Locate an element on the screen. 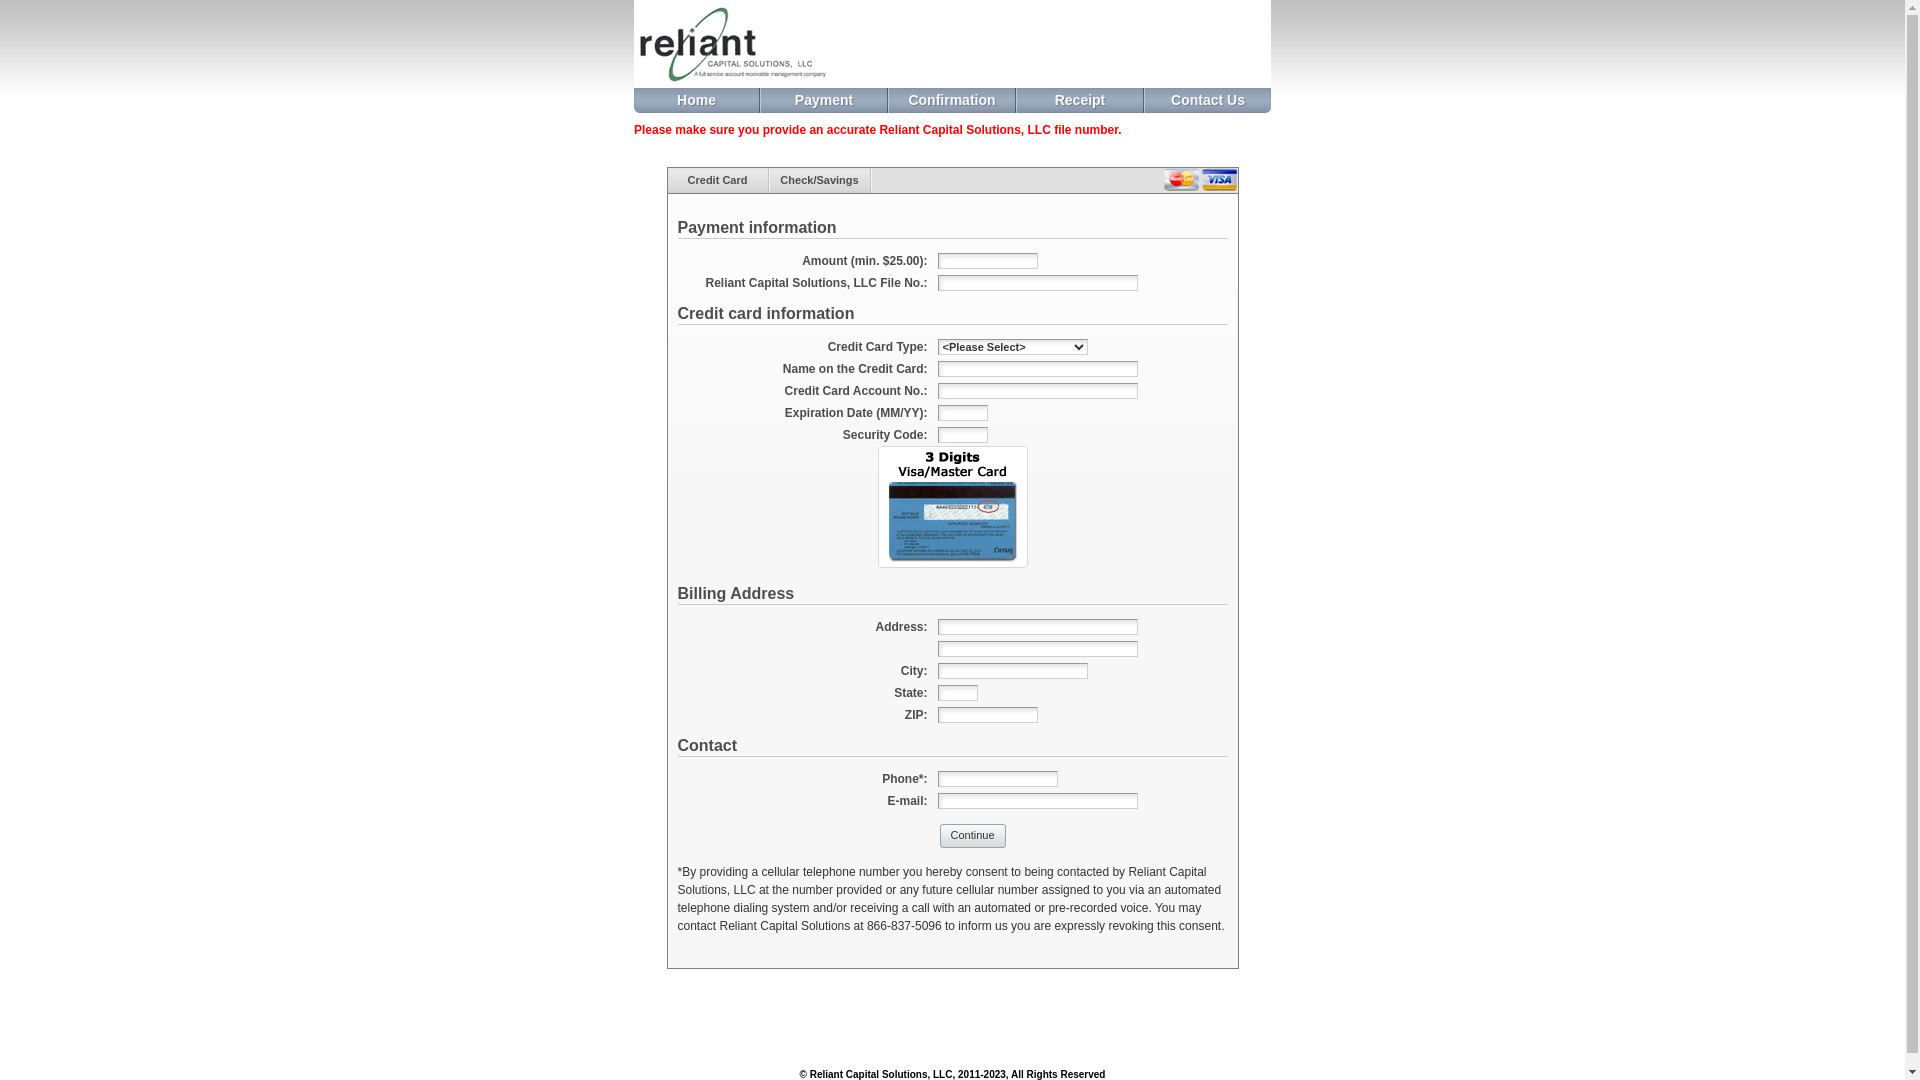 Image resolution: width=1920 pixels, height=1080 pixels. 'Confirmation' is located at coordinates (950, 100).